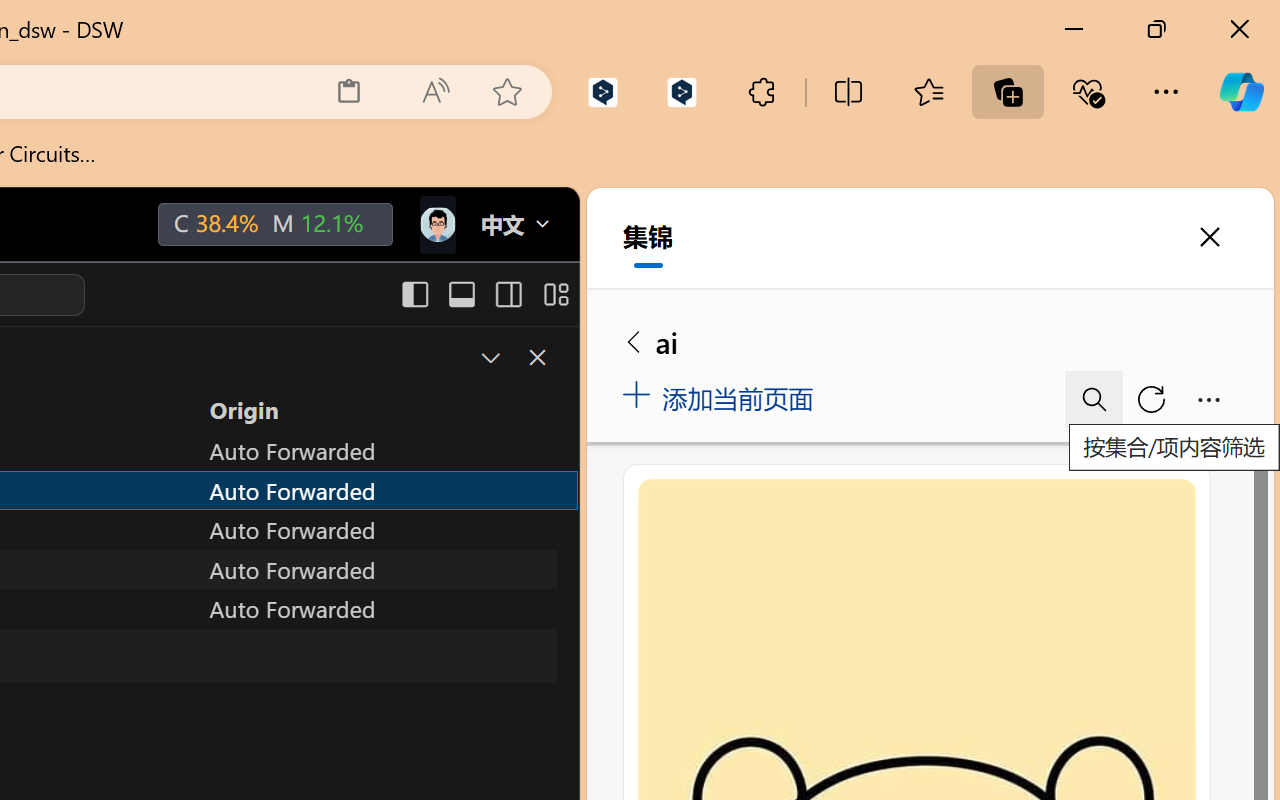 This screenshot has width=1280, height=800. I want to click on 'Toggle Panel (Ctrl+J)', so click(460, 294).